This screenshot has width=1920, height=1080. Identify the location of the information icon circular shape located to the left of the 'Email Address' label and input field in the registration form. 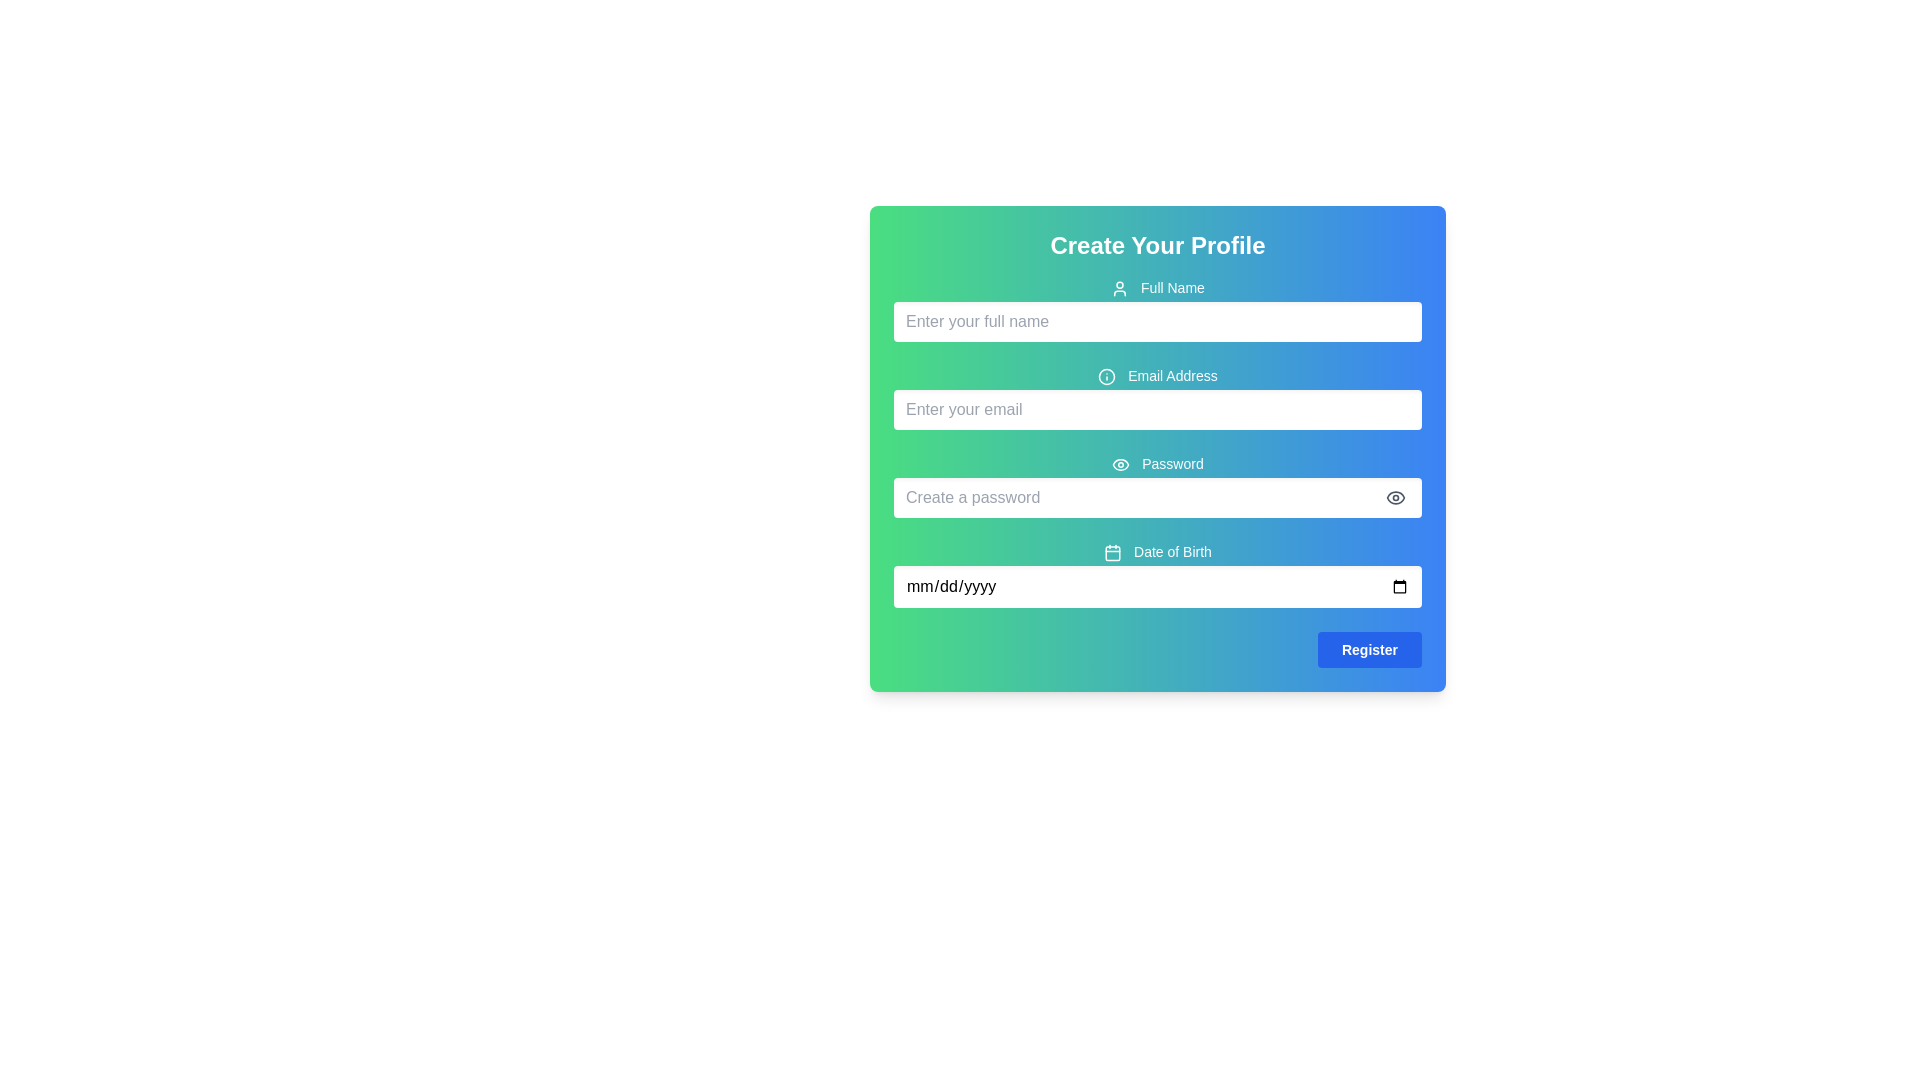
(1106, 377).